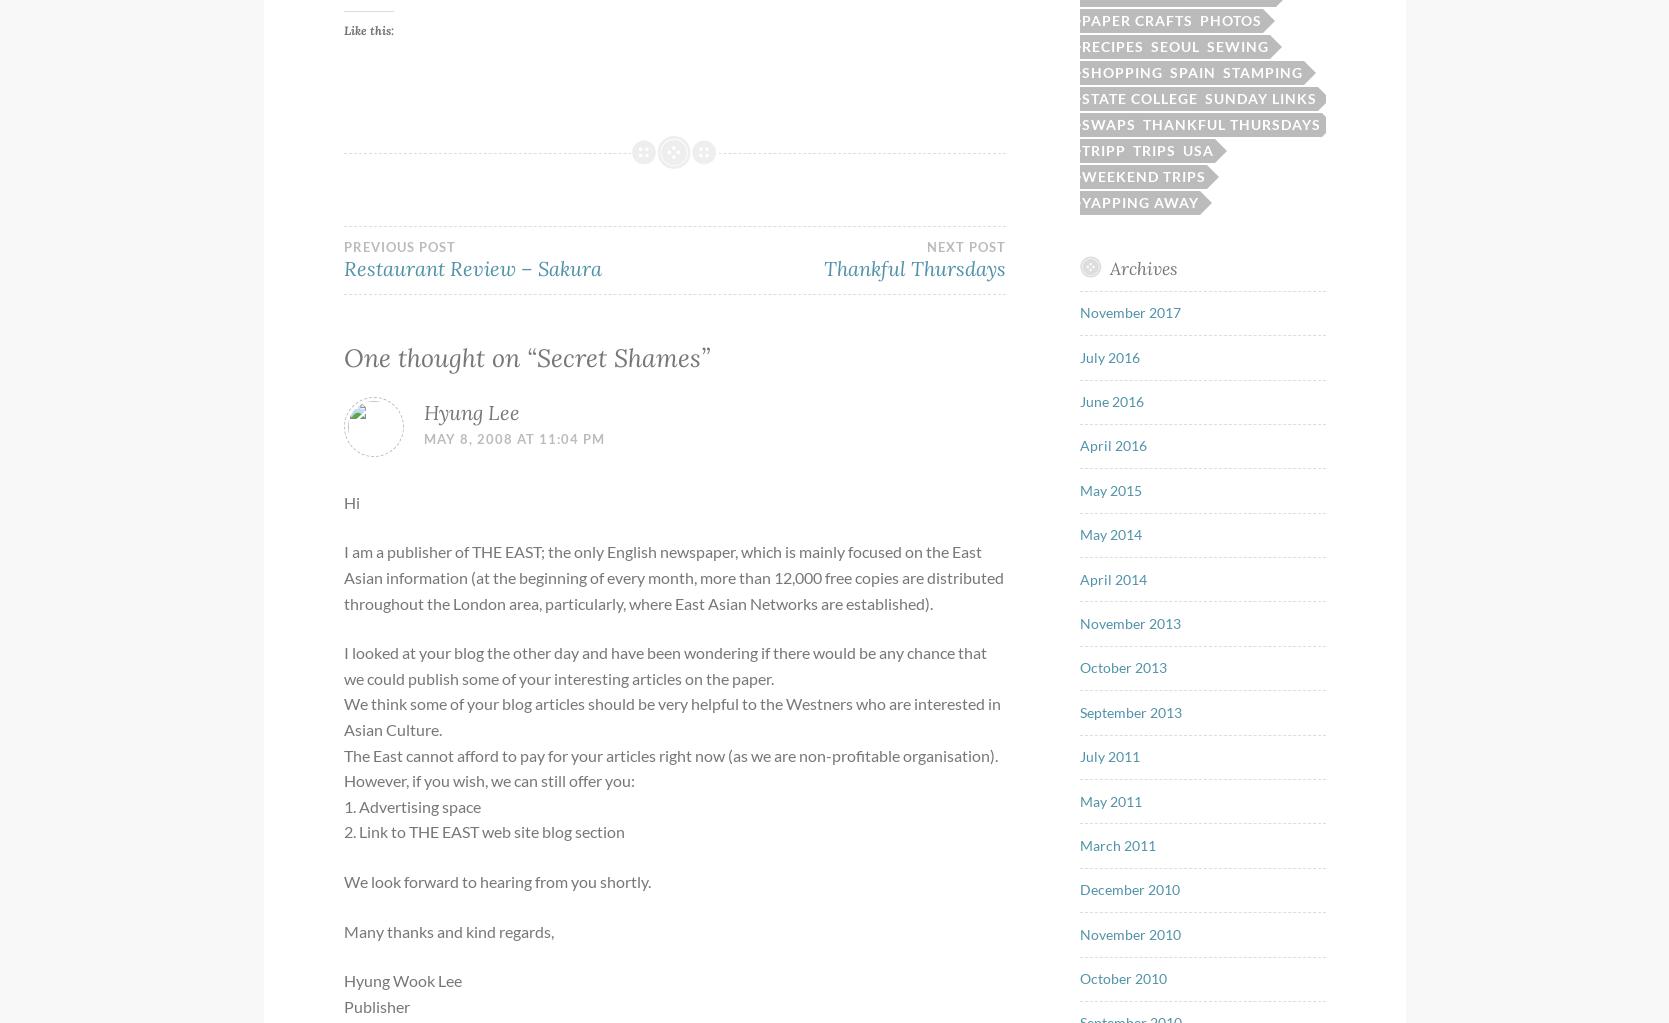  What do you see at coordinates (1192, 71) in the screenshot?
I see `'Spain'` at bounding box center [1192, 71].